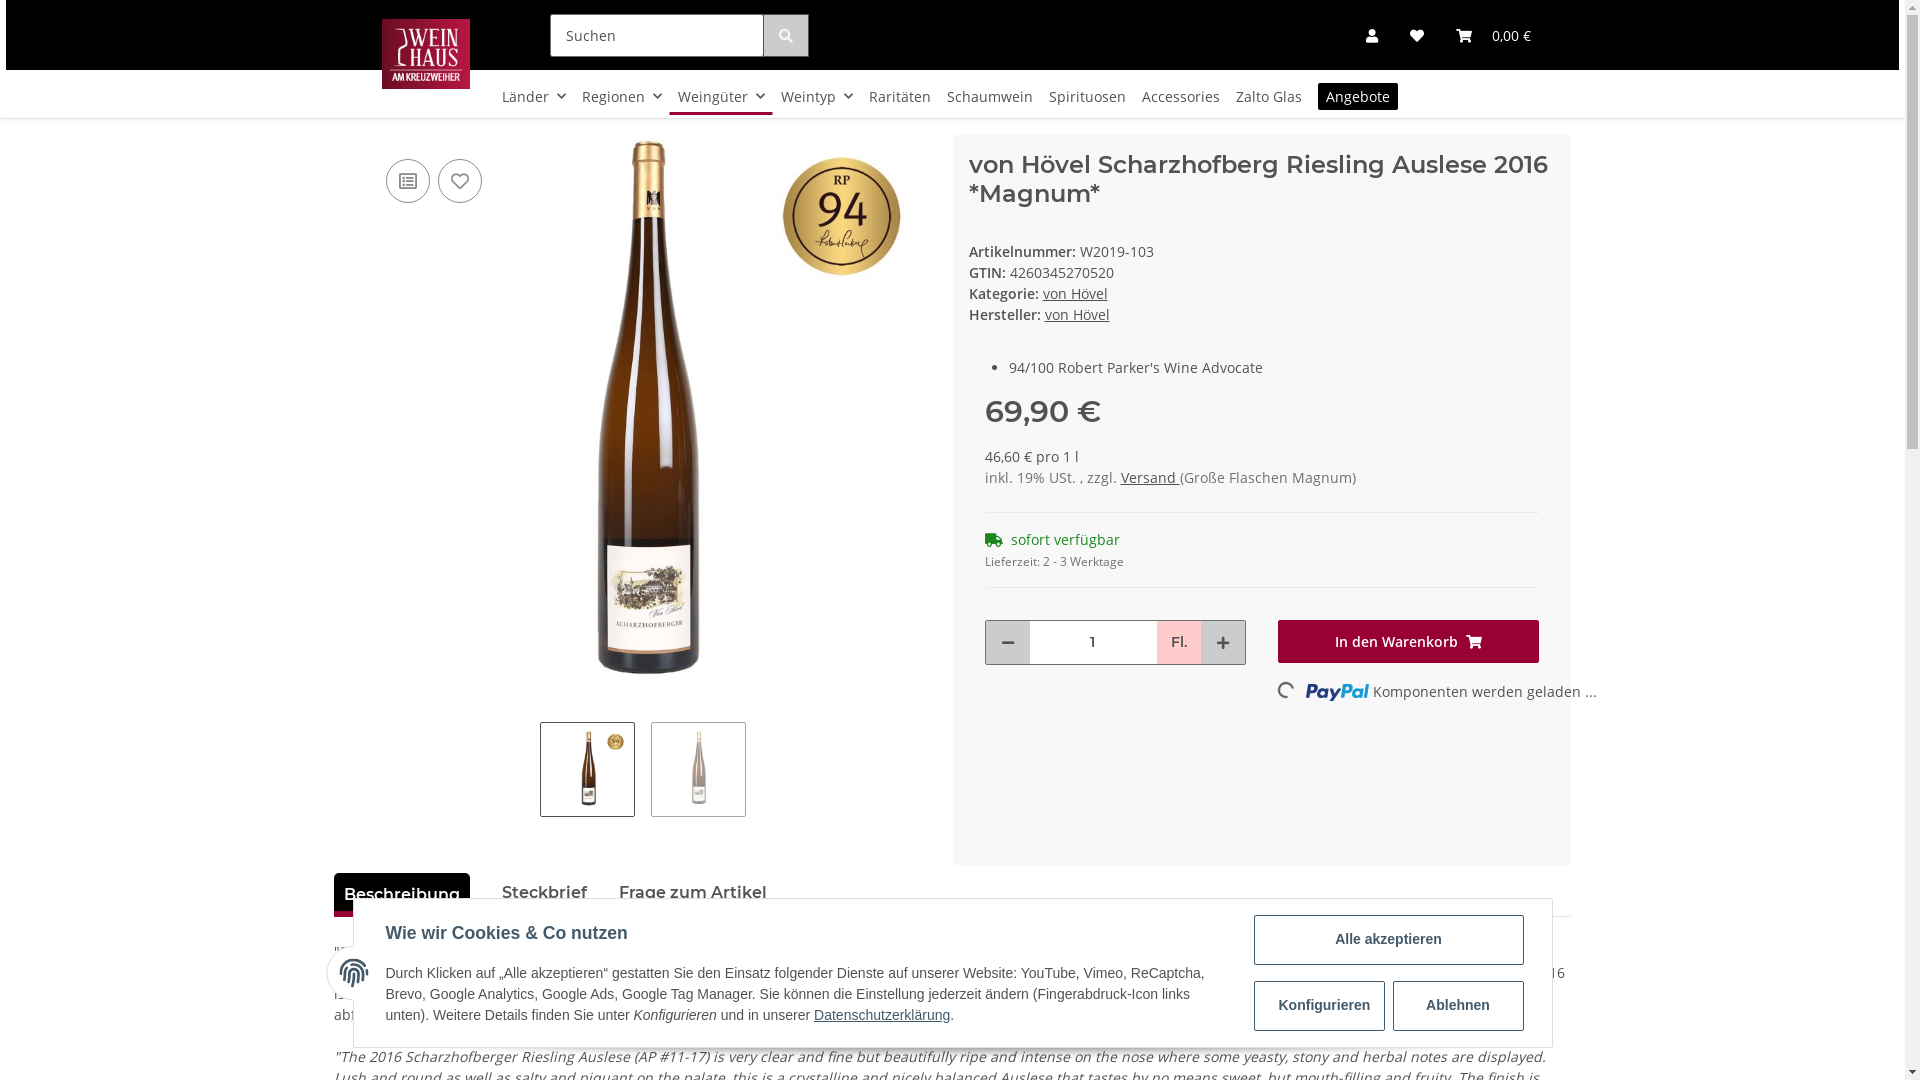 This screenshot has width=1920, height=1080. Describe the element at coordinates (989, 96) in the screenshot. I see `'Schaumwein'` at that location.